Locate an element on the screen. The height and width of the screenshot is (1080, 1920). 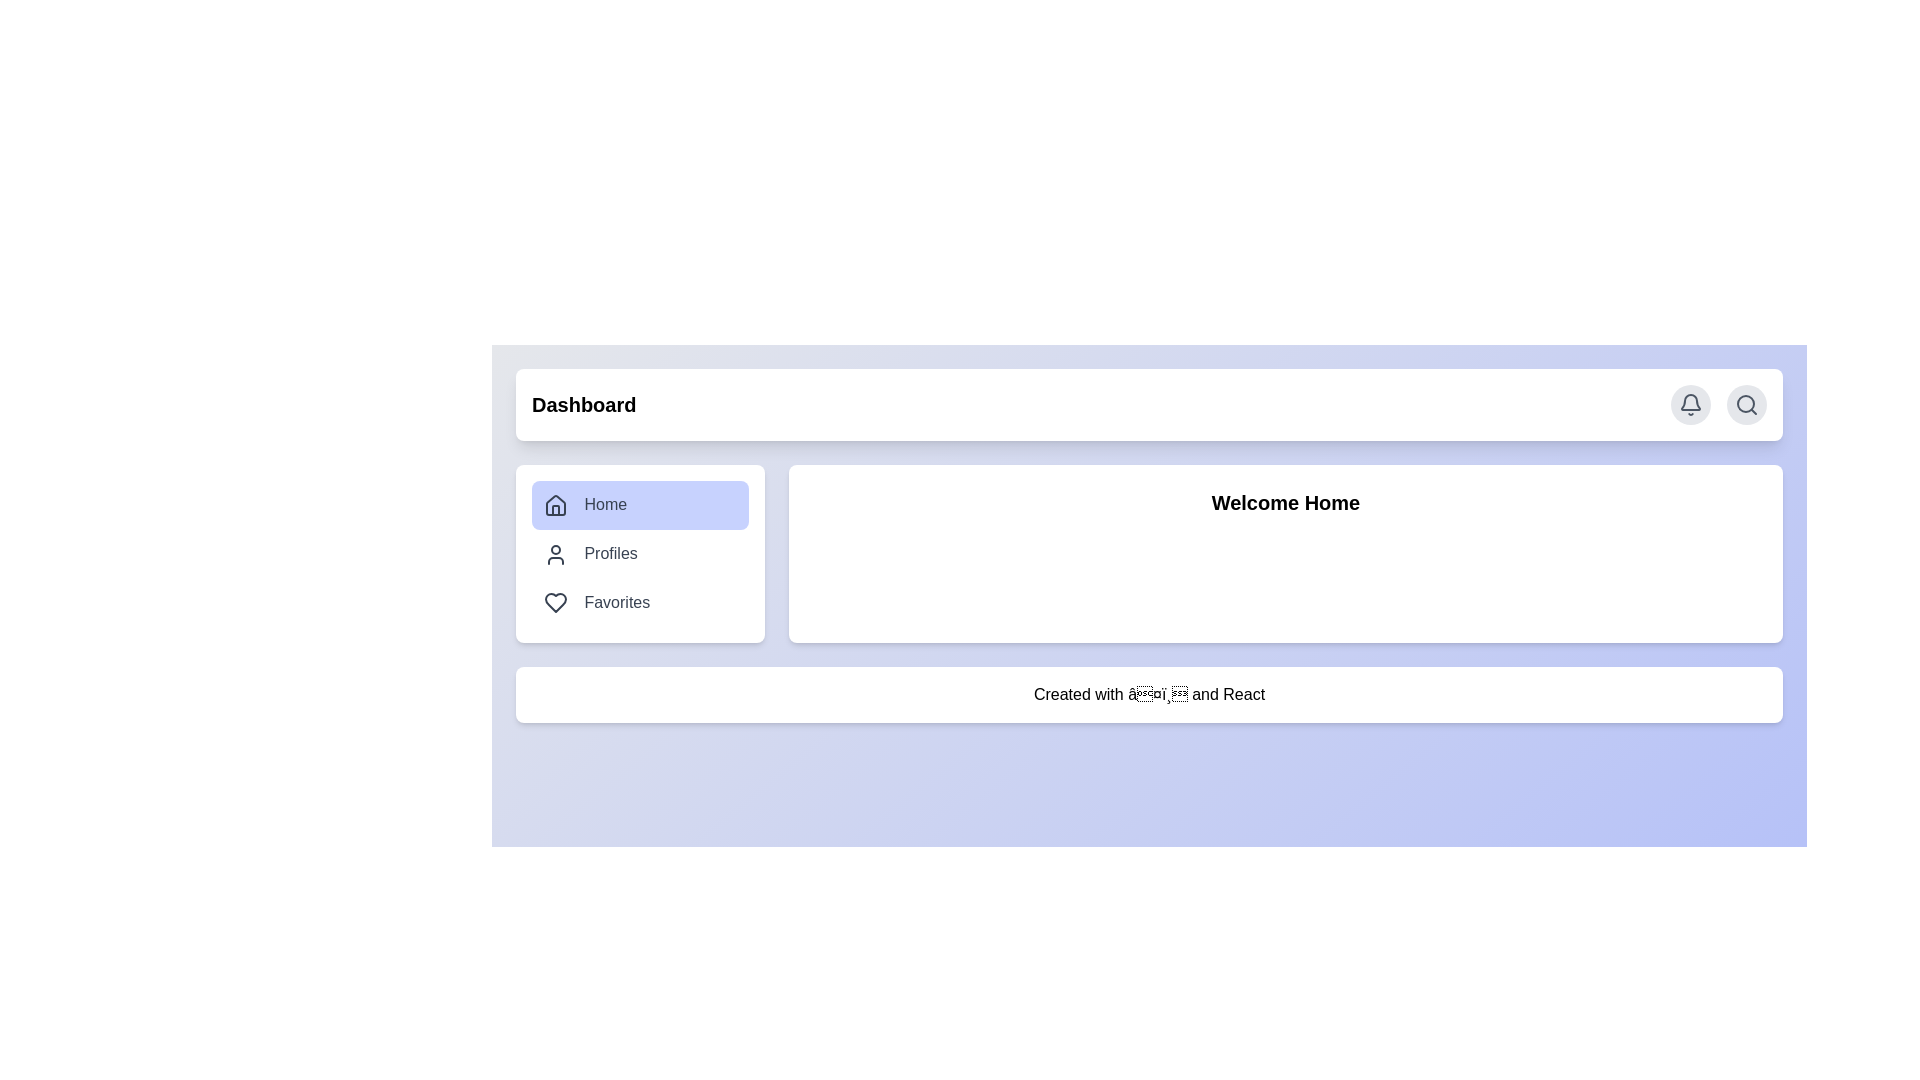
the text label that reads 'Created with ❤️ and React', which is styled with a neutral font and centered within a rounded rectangle at the bottom of the layout is located at coordinates (1149, 694).